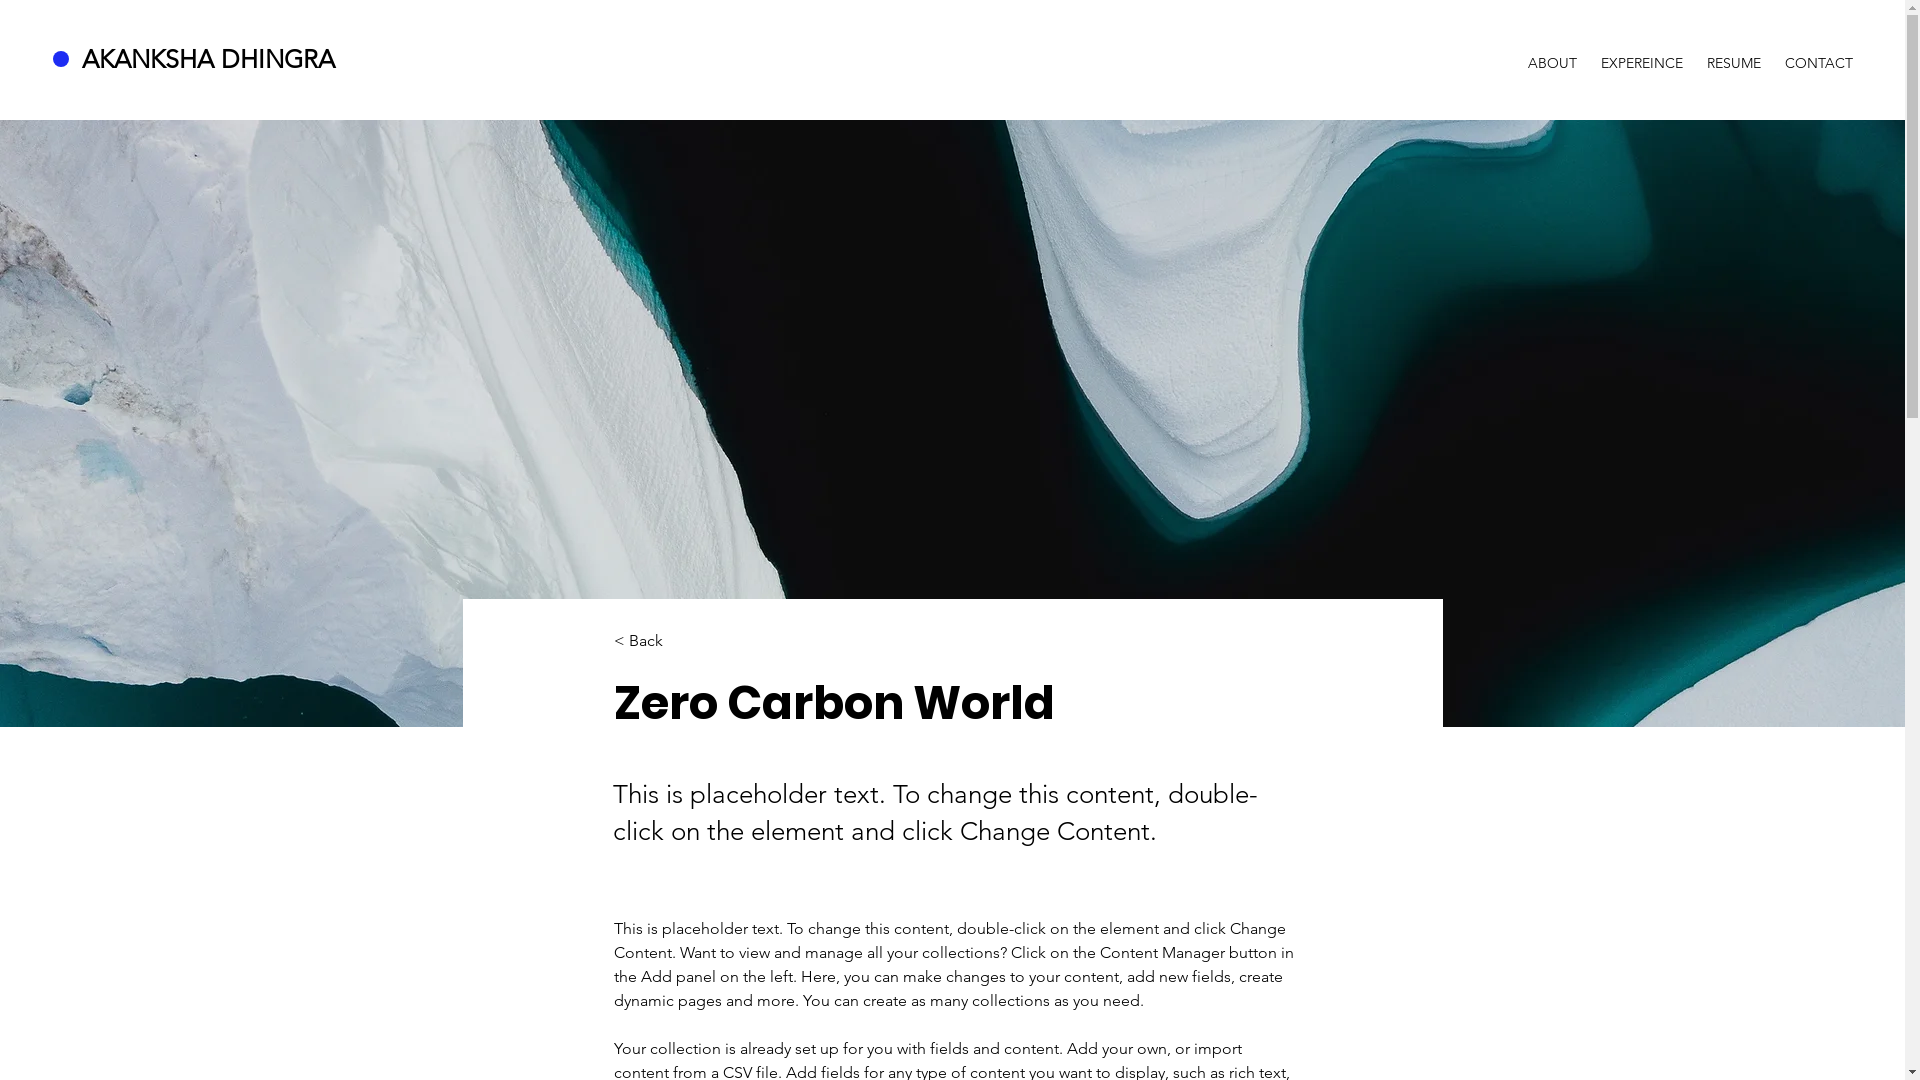  I want to click on 'ABOUT', so click(1551, 53).